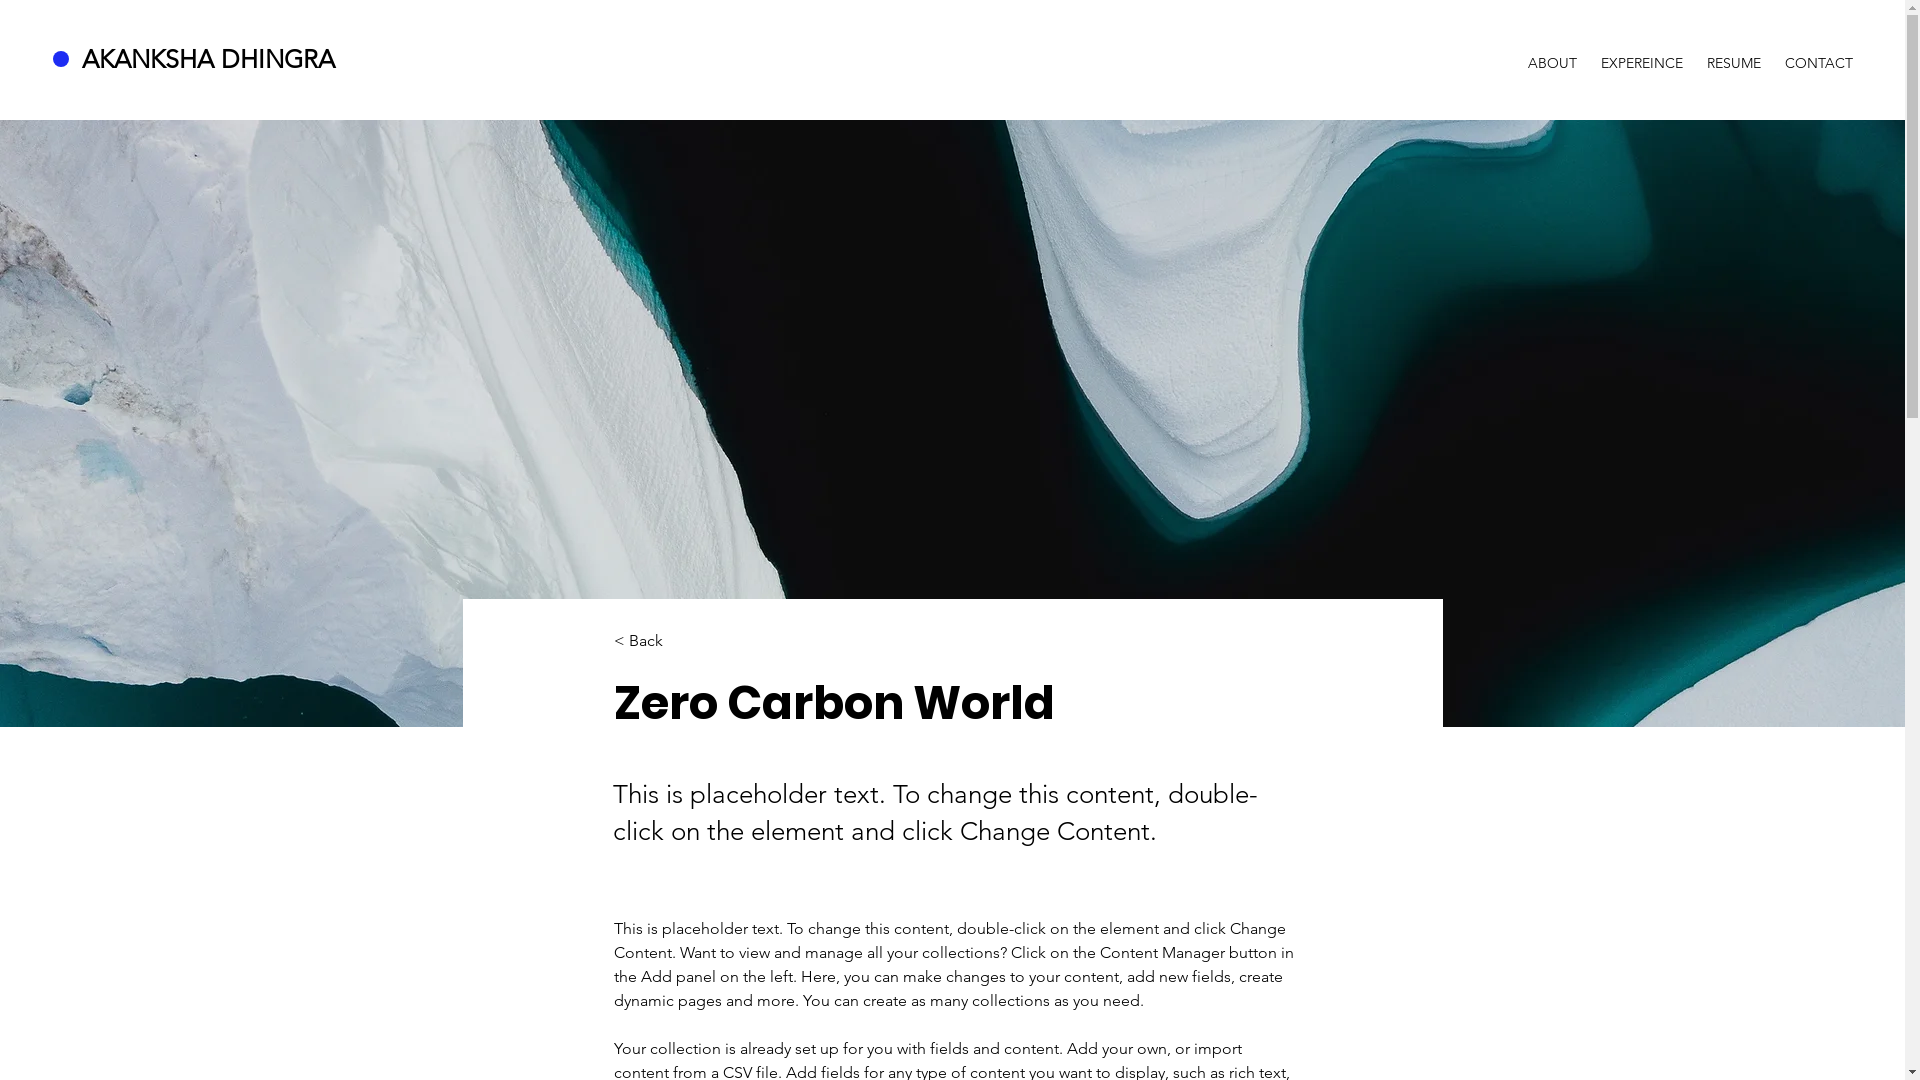  I want to click on 'ABOUT', so click(1551, 53).